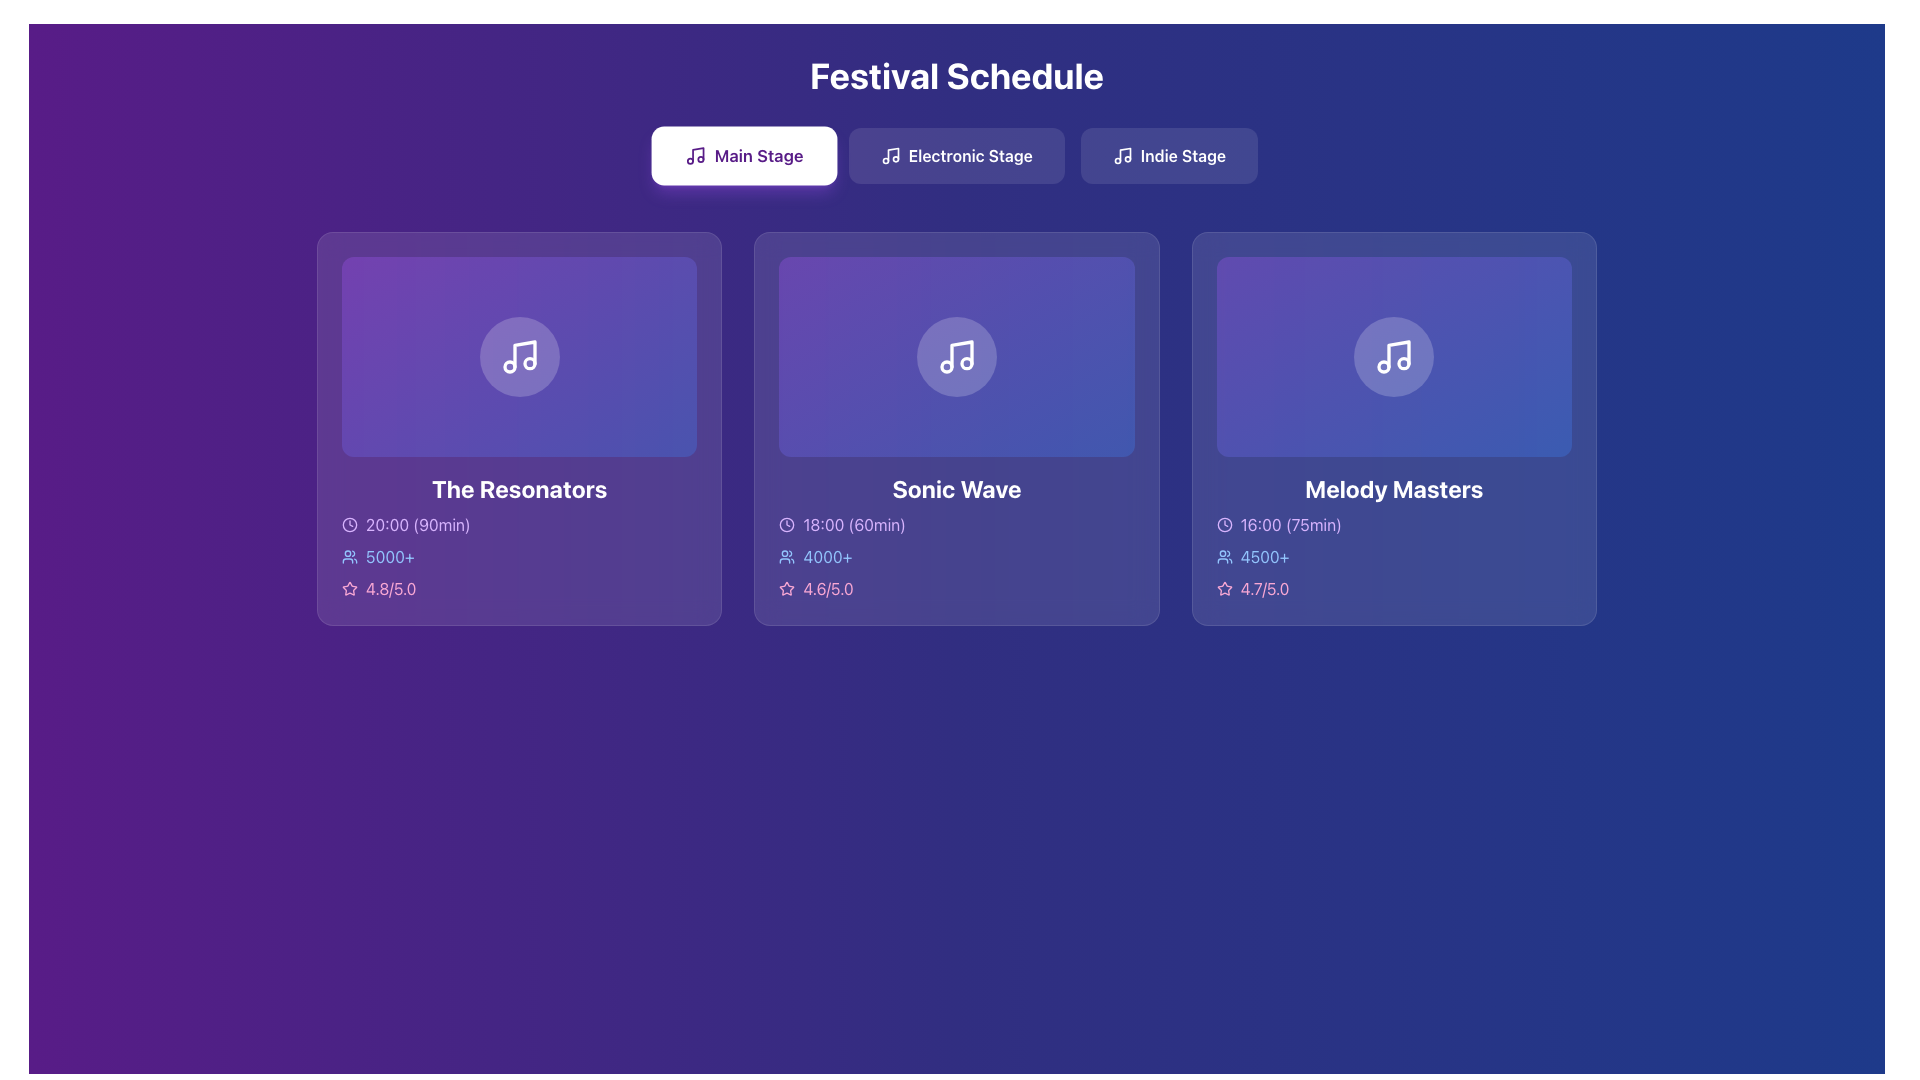  I want to click on the 'Electronic Stage' button, which contains a music note icon, located in the 'Festival Schedule' section, so click(889, 154).